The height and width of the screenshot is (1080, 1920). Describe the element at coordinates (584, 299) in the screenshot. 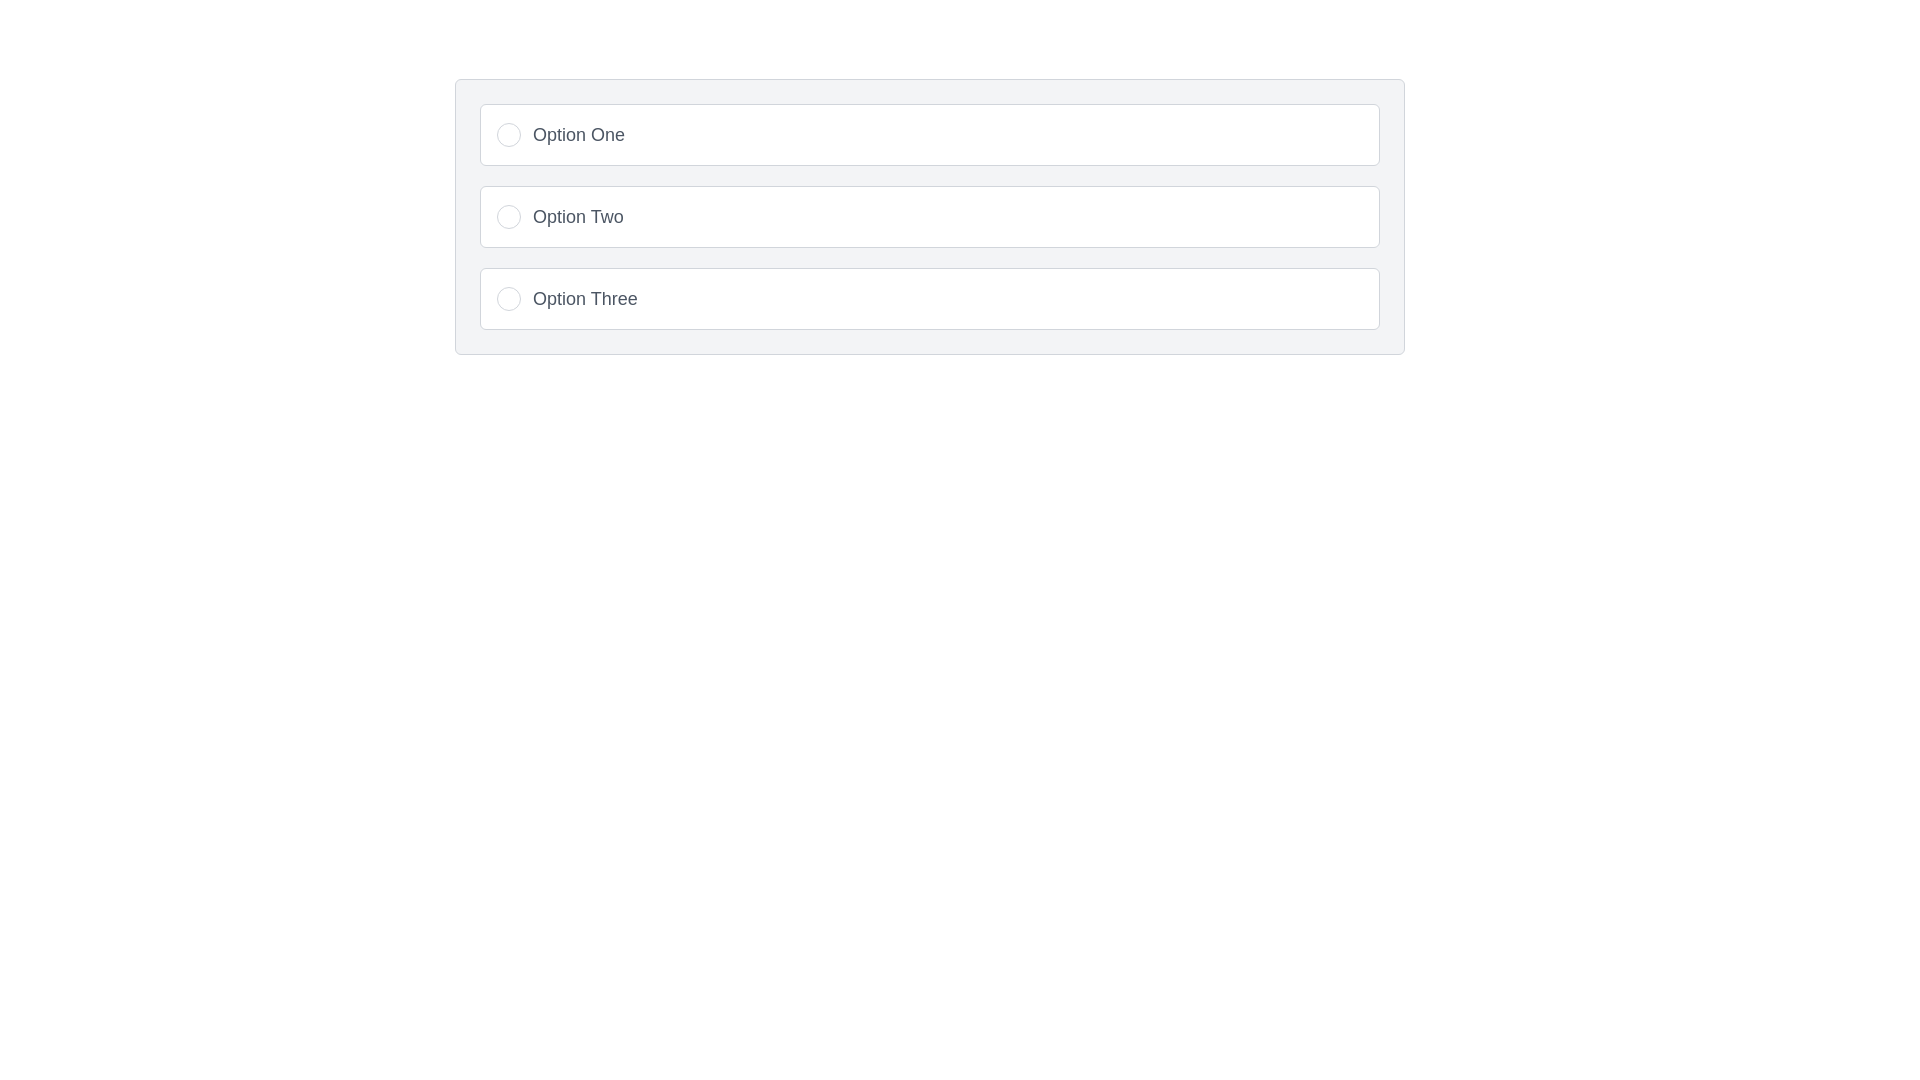

I see `the Text Label that describes one of the selectable options in the form or list interface, positioned last in the vertically organized list with a circular marking on its left side` at that location.